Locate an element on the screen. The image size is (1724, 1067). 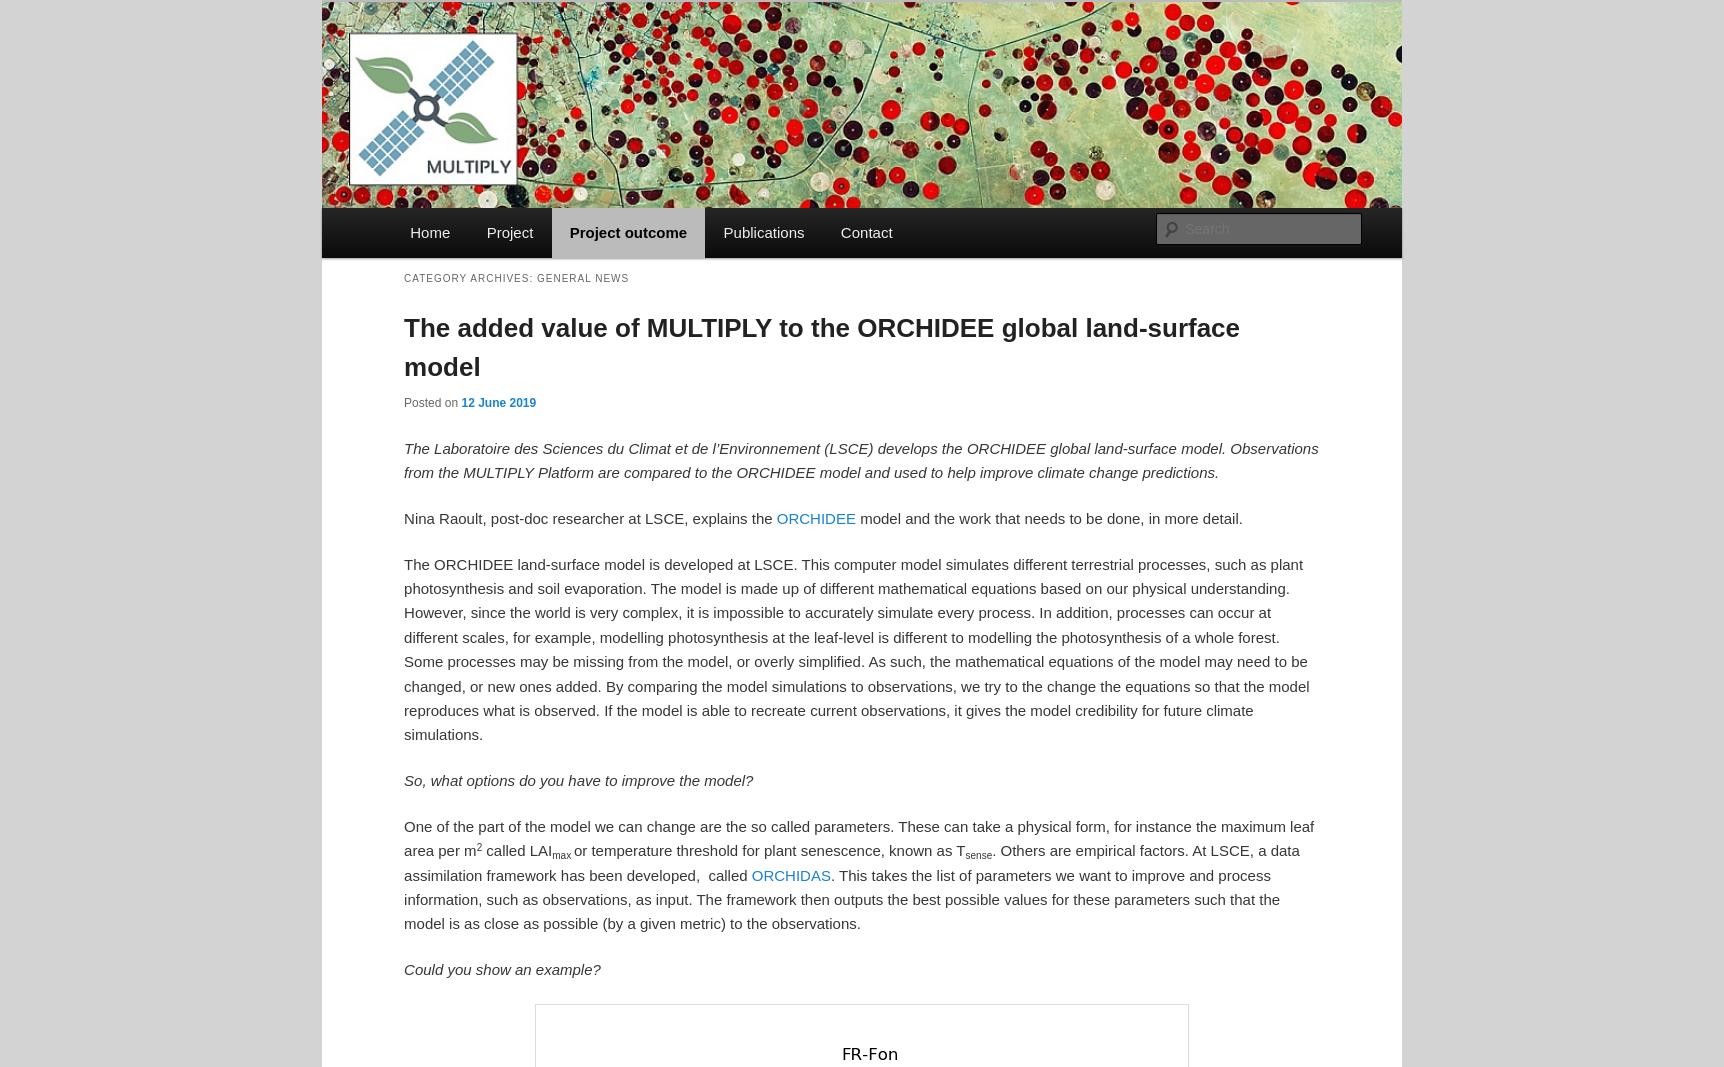
'12 June 2019' is located at coordinates (498, 402).